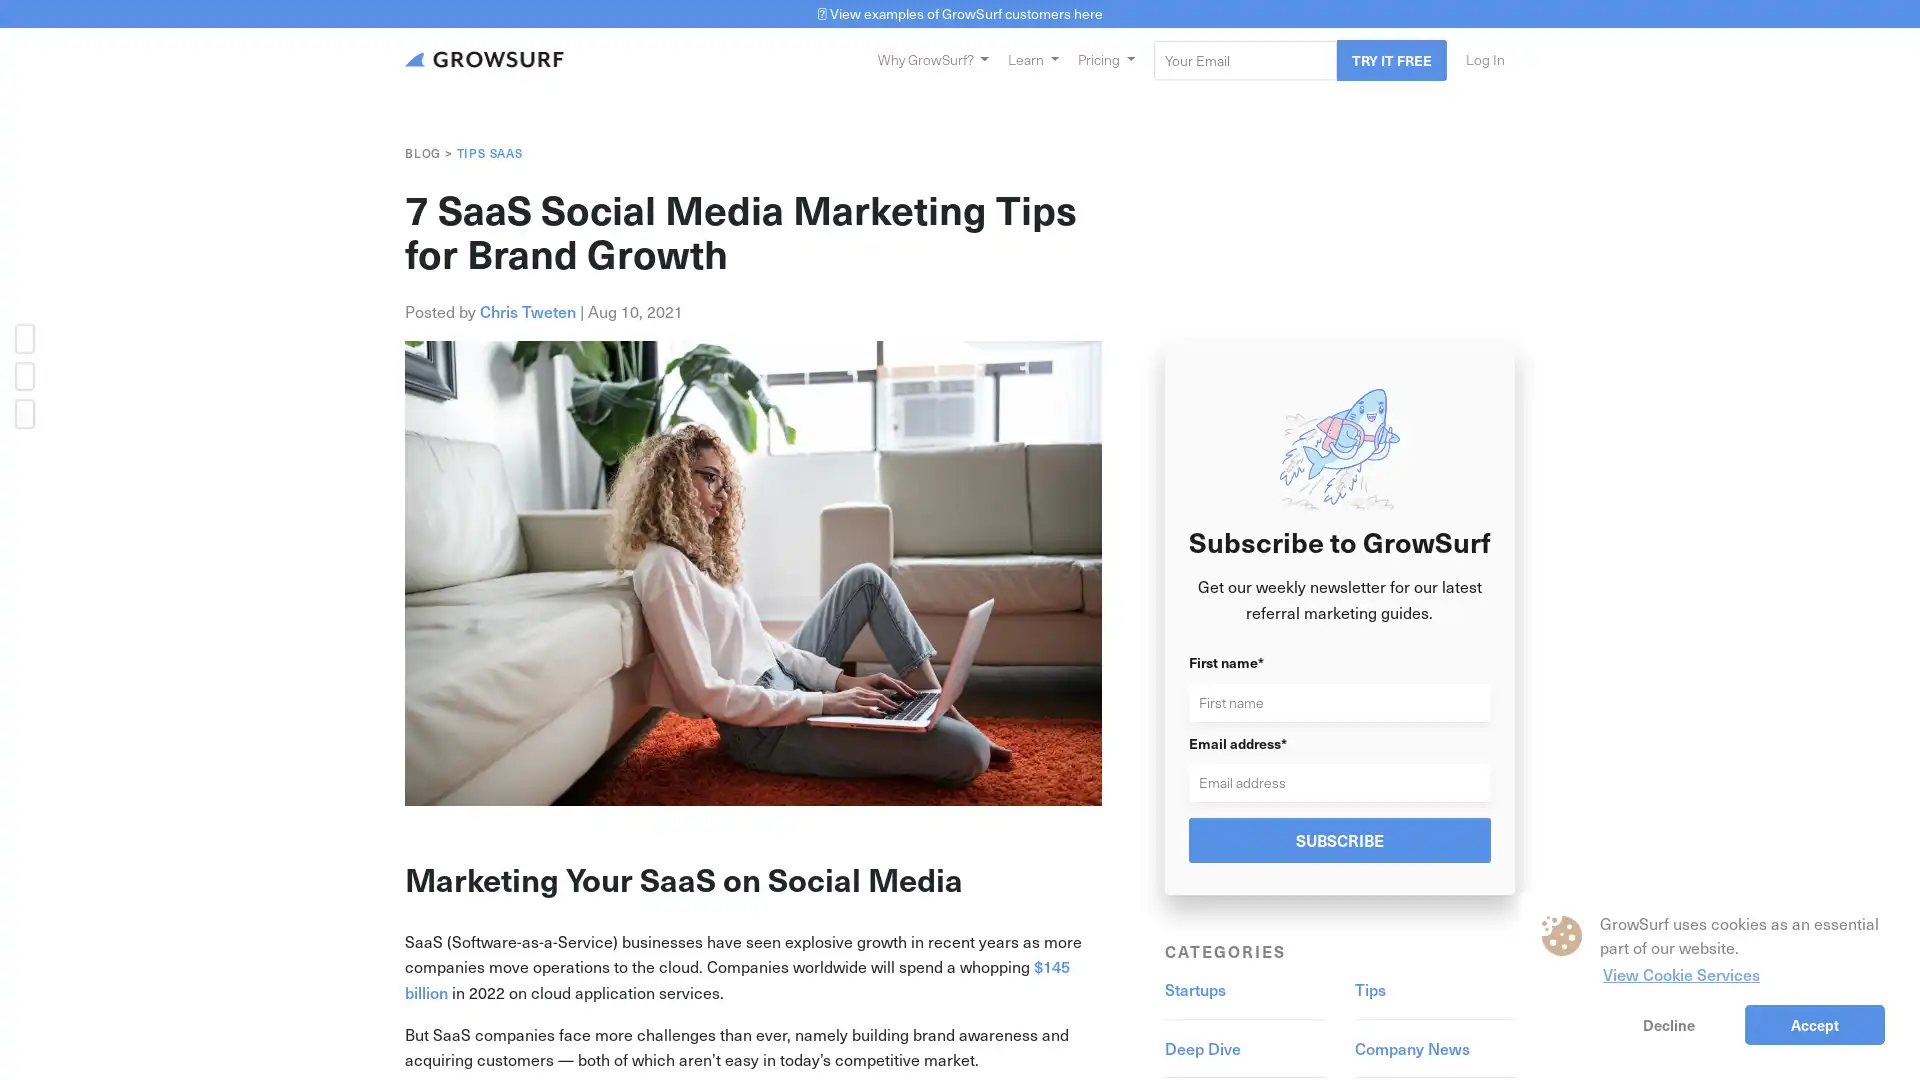 The width and height of the screenshot is (1920, 1080). What do you see at coordinates (1339, 840) in the screenshot?
I see `SUBSCRIBE` at bounding box center [1339, 840].